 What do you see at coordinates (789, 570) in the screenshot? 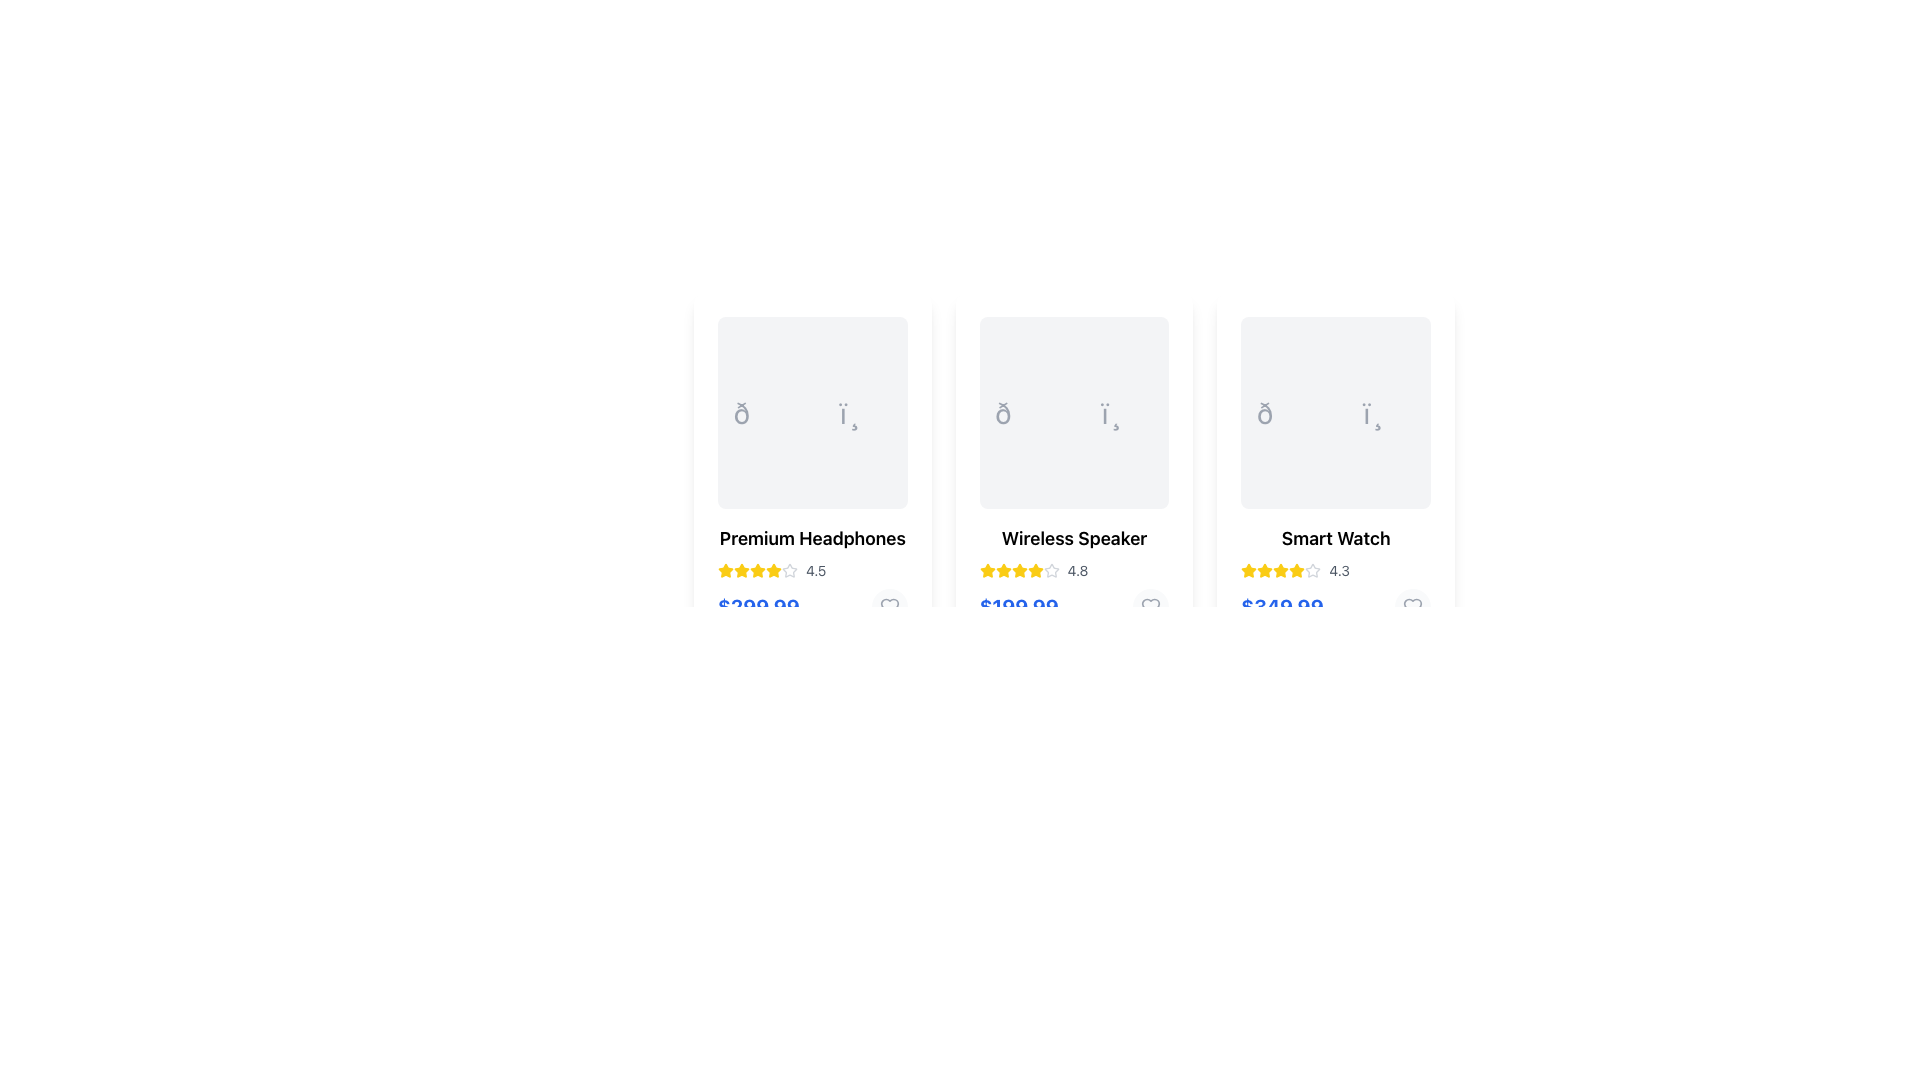
I see `the sixth star icon in the rating system for 'Premium Headphones', which is currently inactive and outlined in gray` at bounding box center [789, 570].